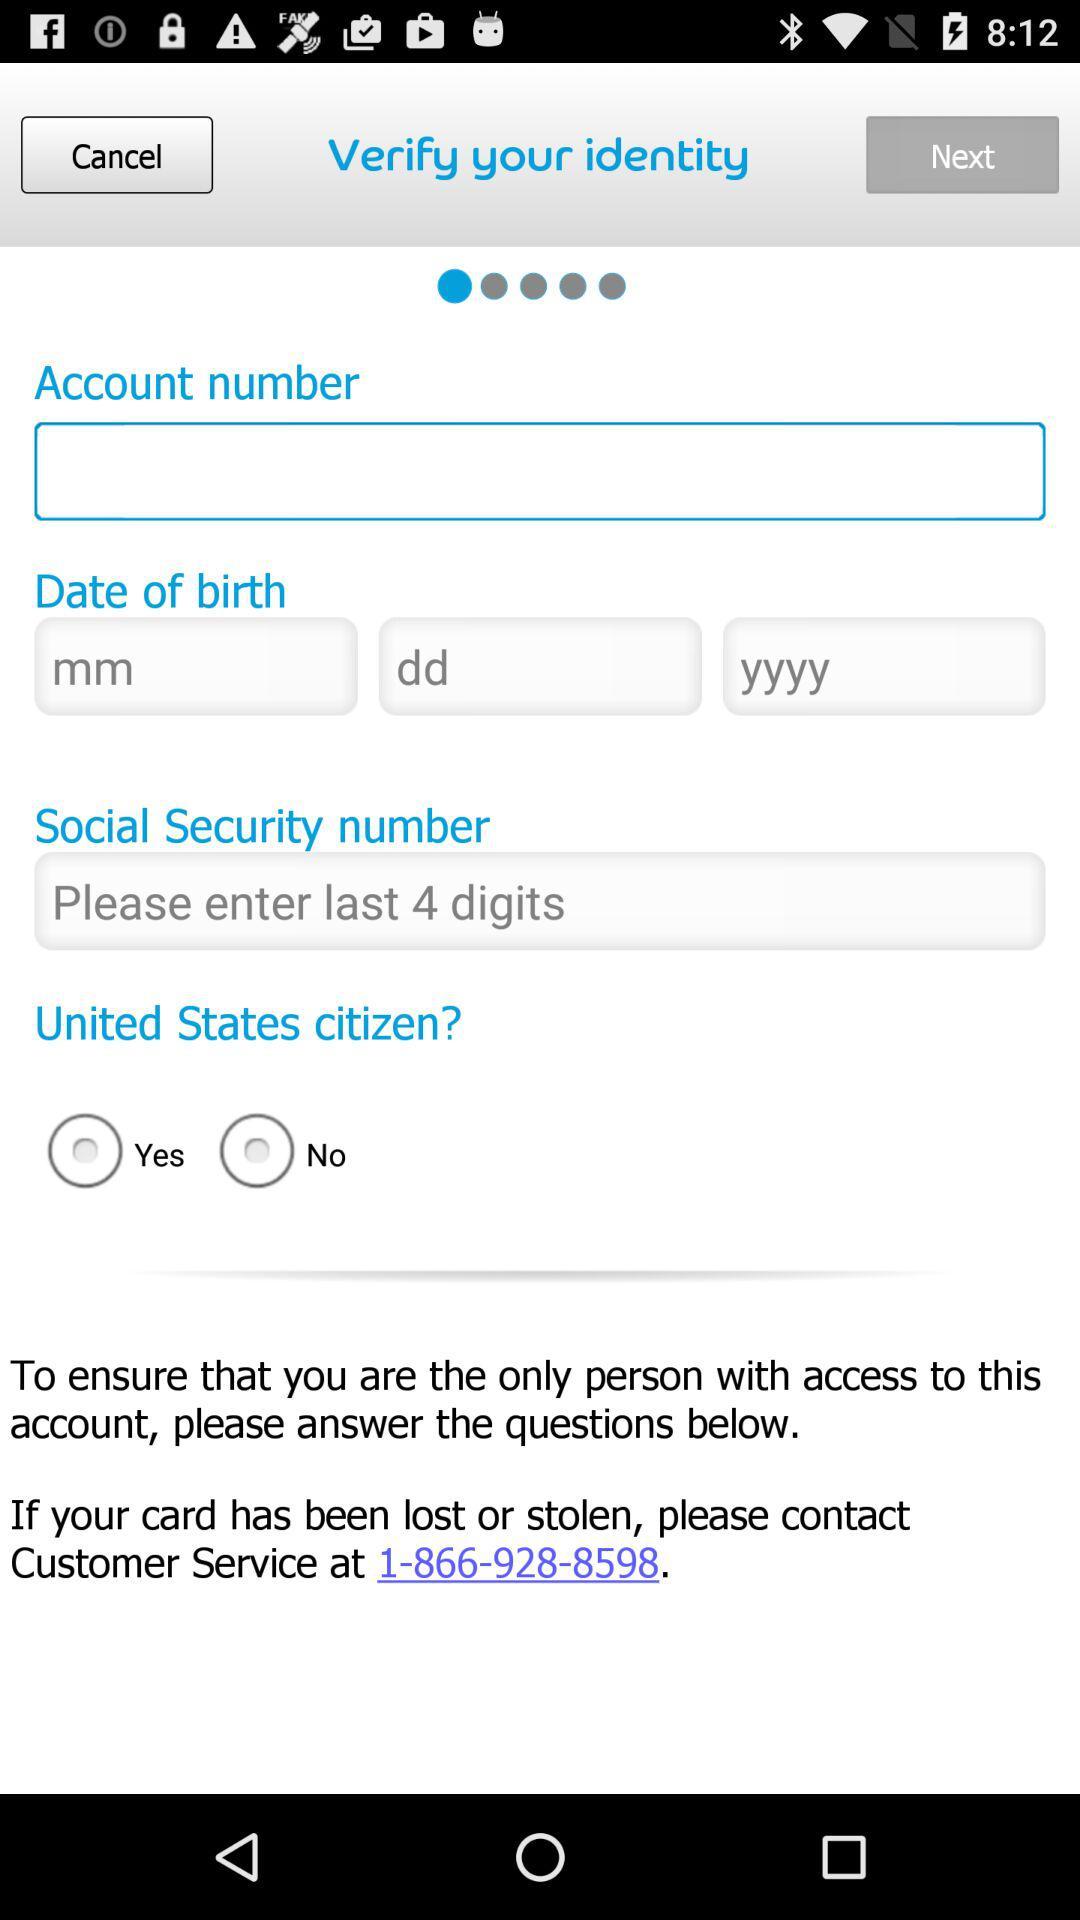  I want to click on item below the united states citizen? icon, so click(109, 1154).